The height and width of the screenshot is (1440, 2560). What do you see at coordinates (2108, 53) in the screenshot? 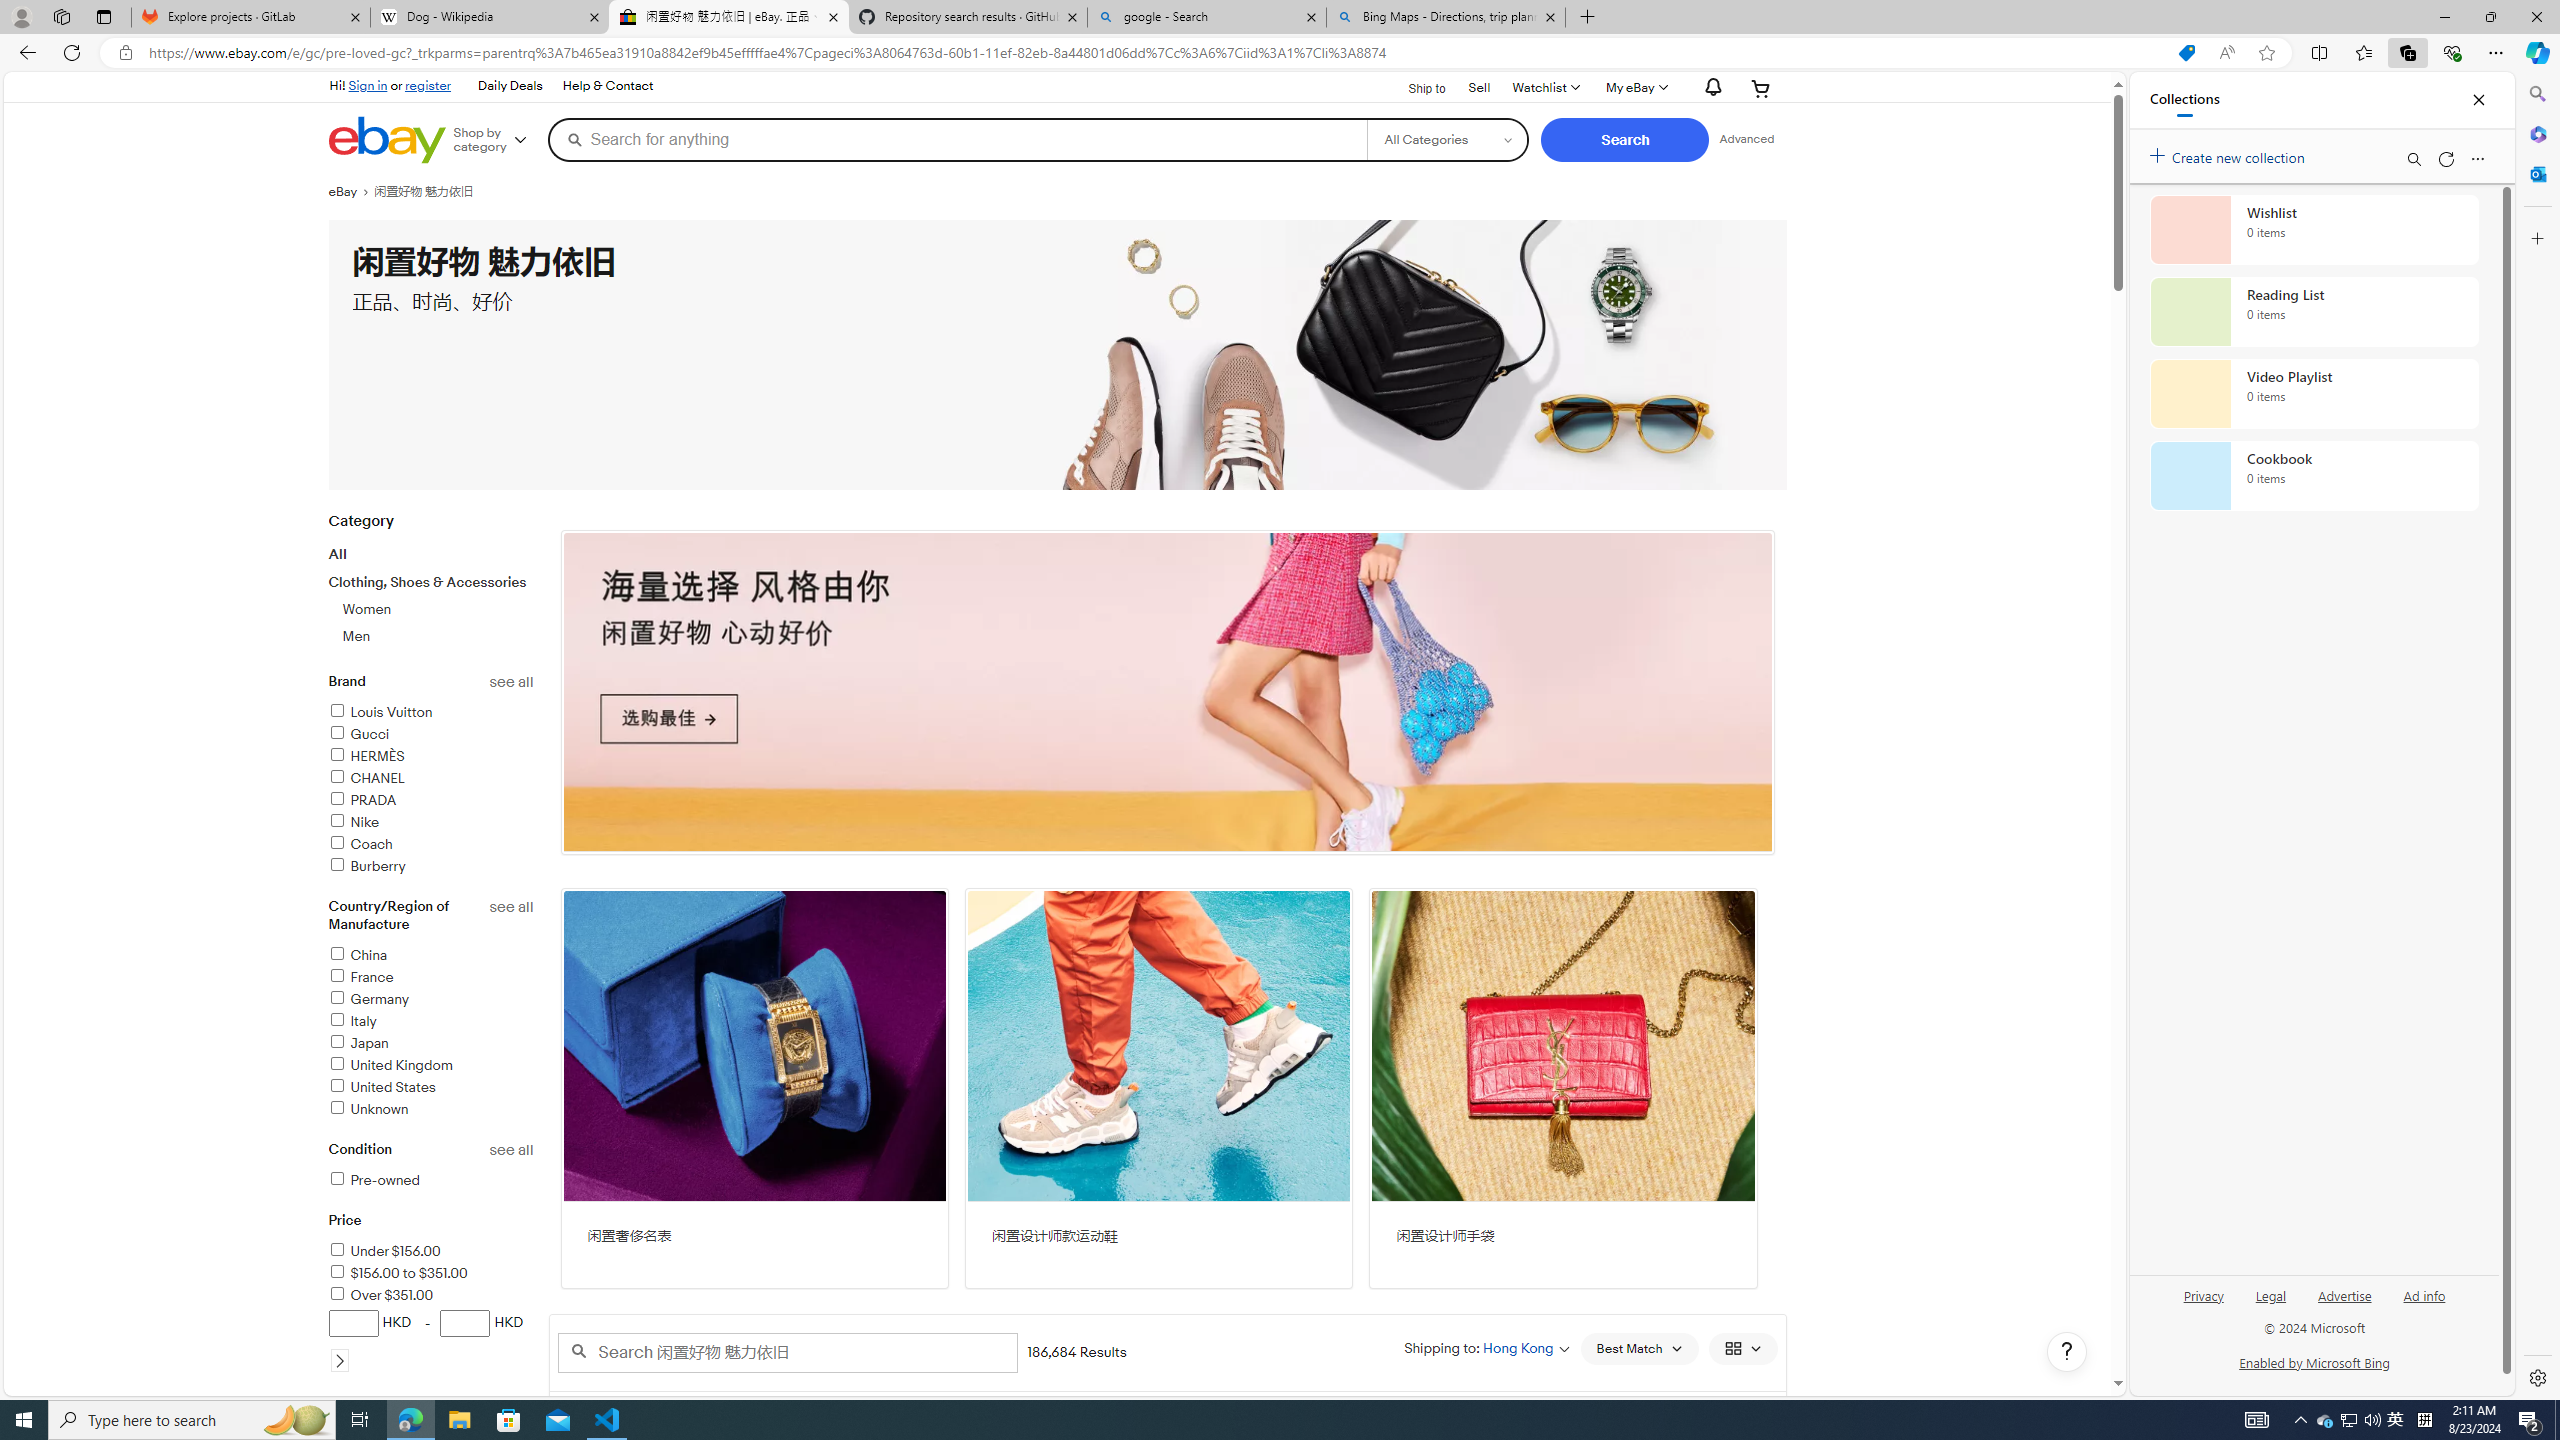
I see `'You have the best price!'` at bounding box center [2108, 53].